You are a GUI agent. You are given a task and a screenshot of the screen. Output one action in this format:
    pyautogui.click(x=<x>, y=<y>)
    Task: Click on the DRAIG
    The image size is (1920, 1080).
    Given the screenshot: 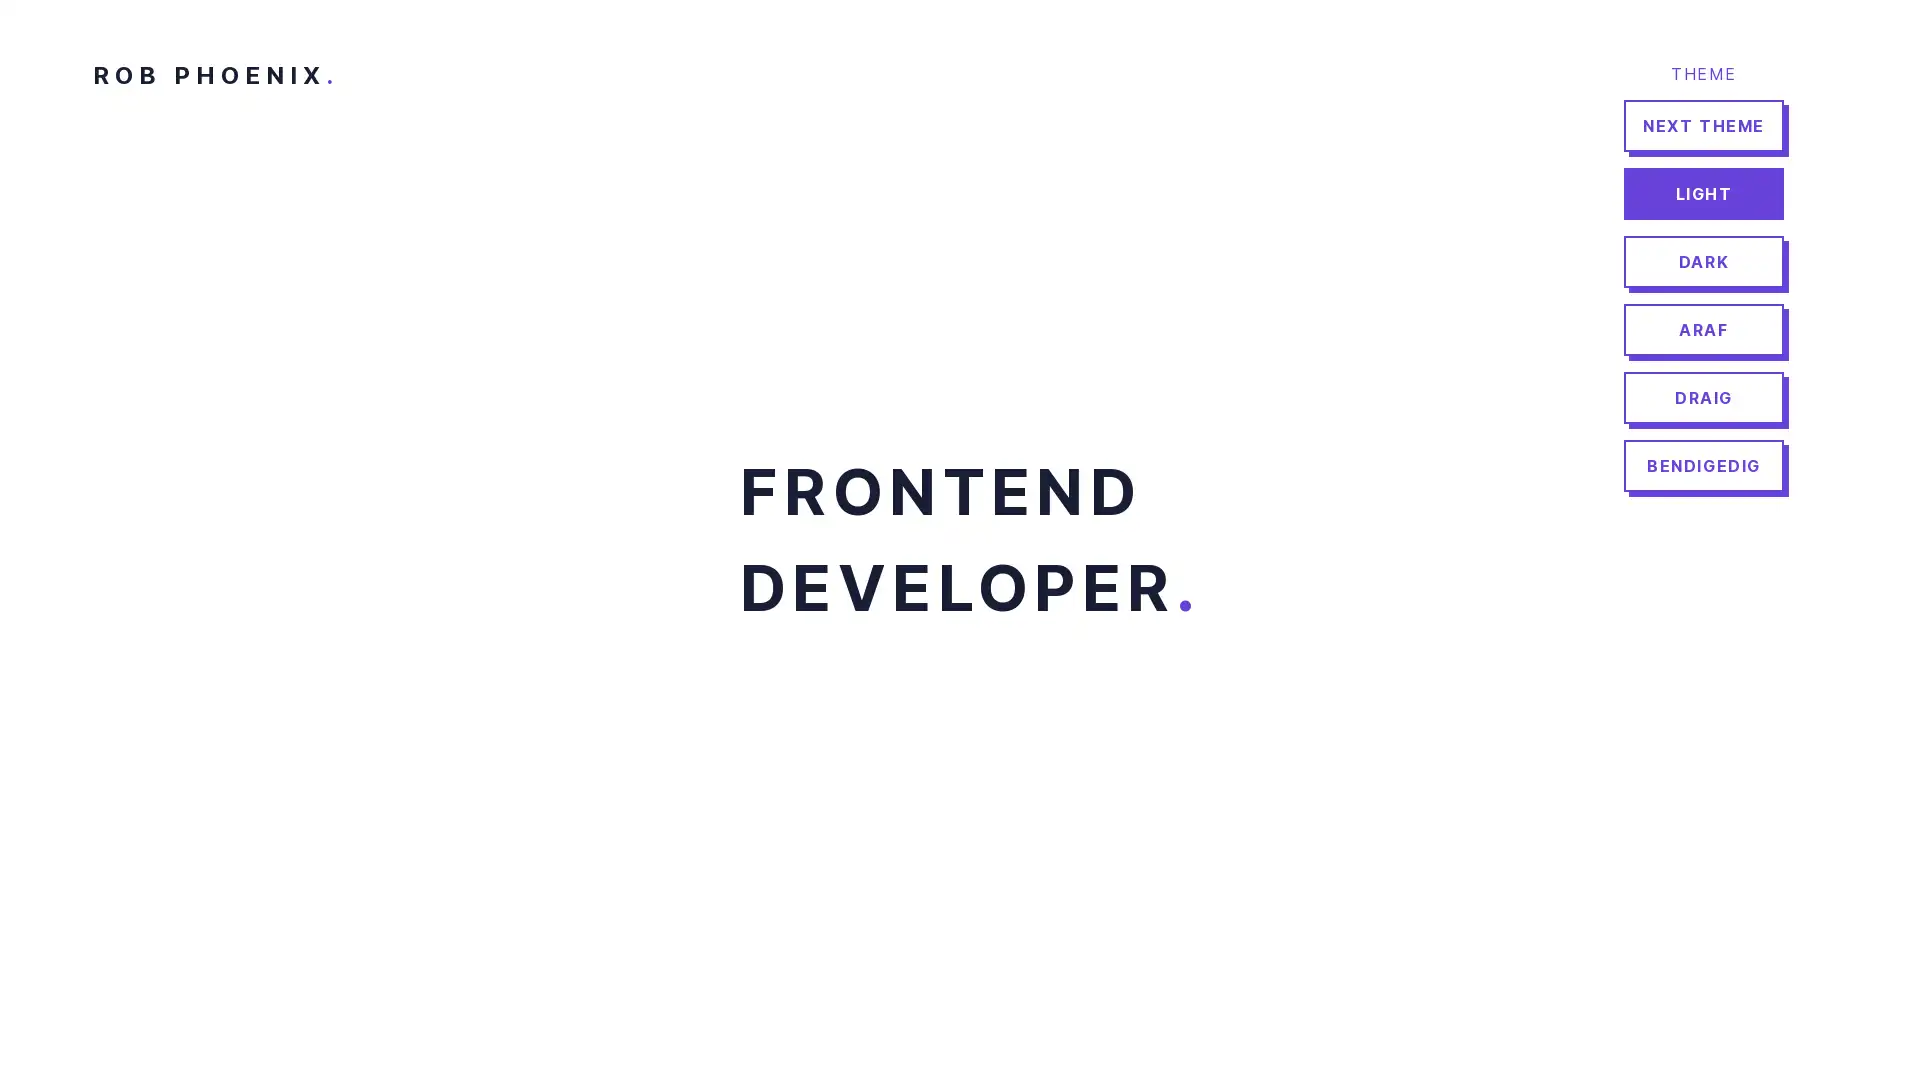 What is the action you would take?
    pyautogui.click(x=1703, y=397)
    